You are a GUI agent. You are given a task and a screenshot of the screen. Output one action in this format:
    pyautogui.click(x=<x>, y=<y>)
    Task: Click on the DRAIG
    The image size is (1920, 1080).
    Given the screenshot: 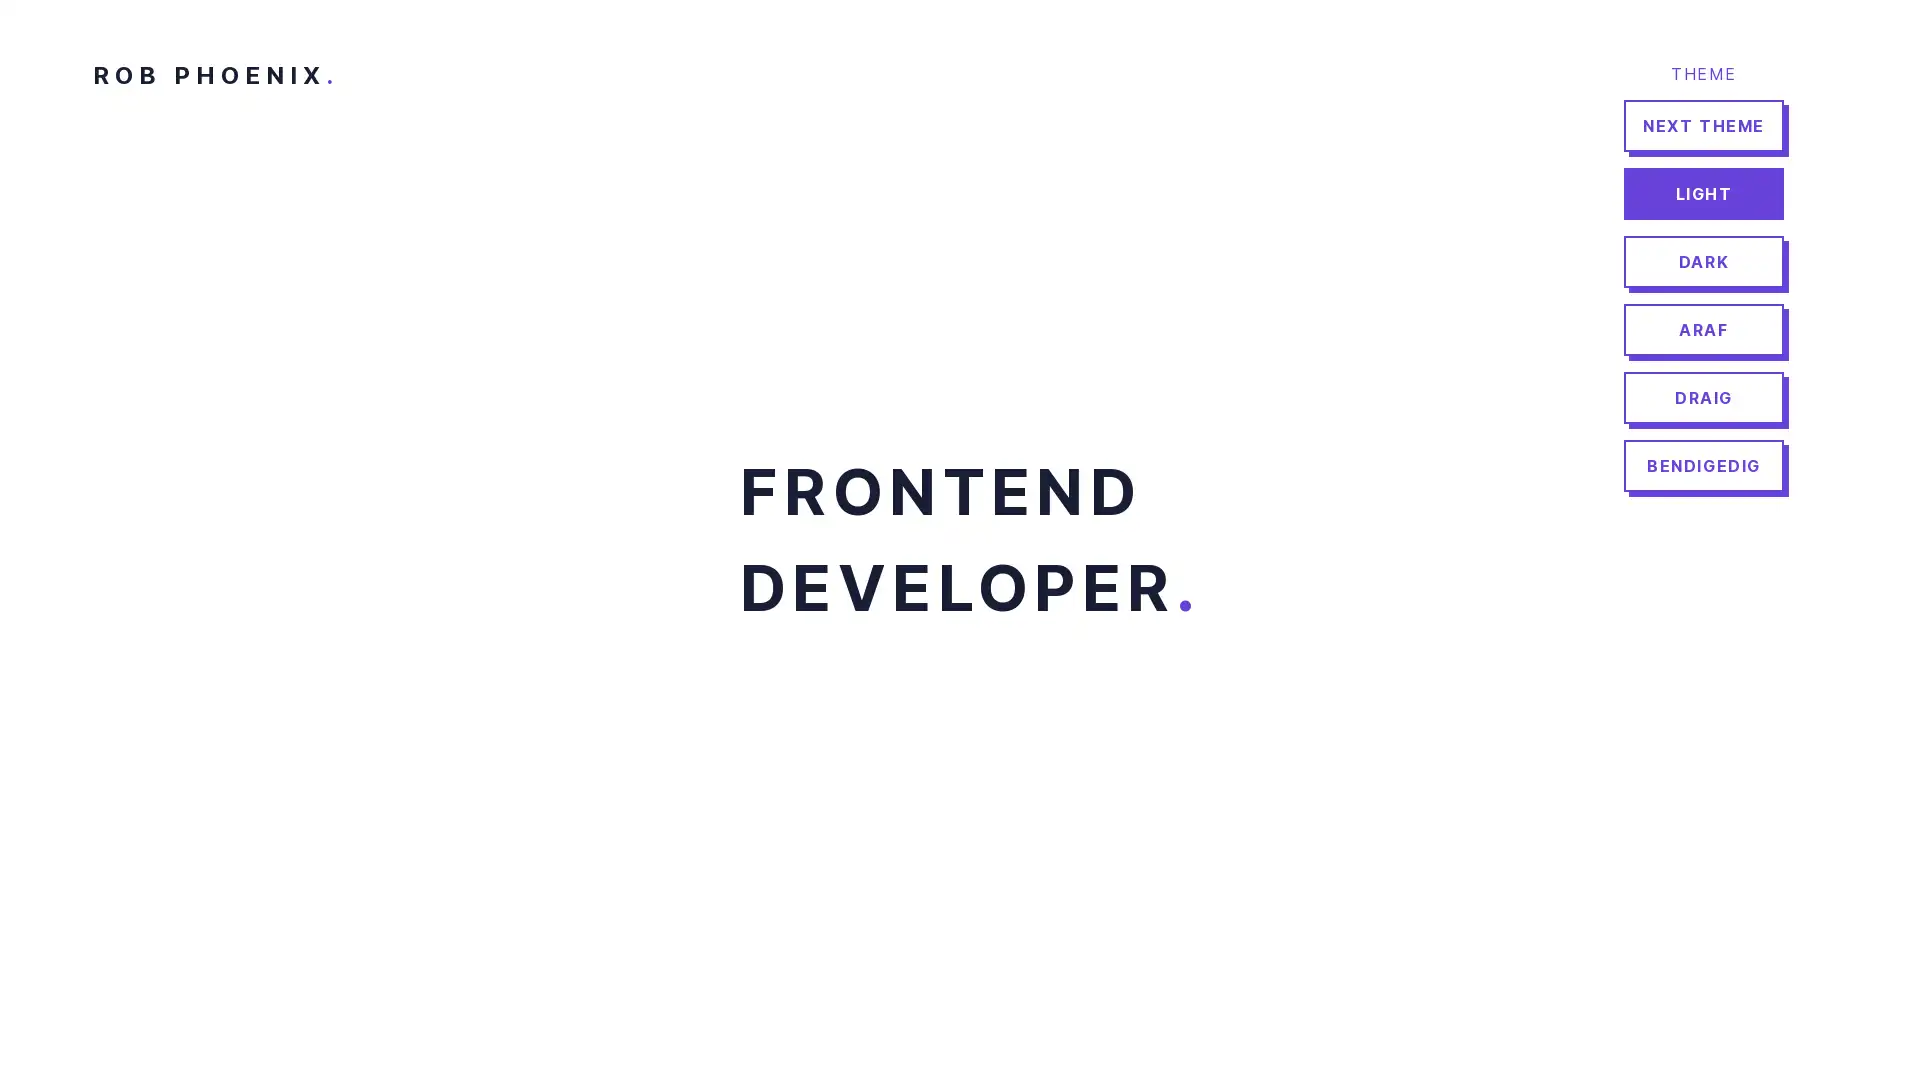 What is the action you would take?
    pyautogui.click(x=1703, y=397)
    